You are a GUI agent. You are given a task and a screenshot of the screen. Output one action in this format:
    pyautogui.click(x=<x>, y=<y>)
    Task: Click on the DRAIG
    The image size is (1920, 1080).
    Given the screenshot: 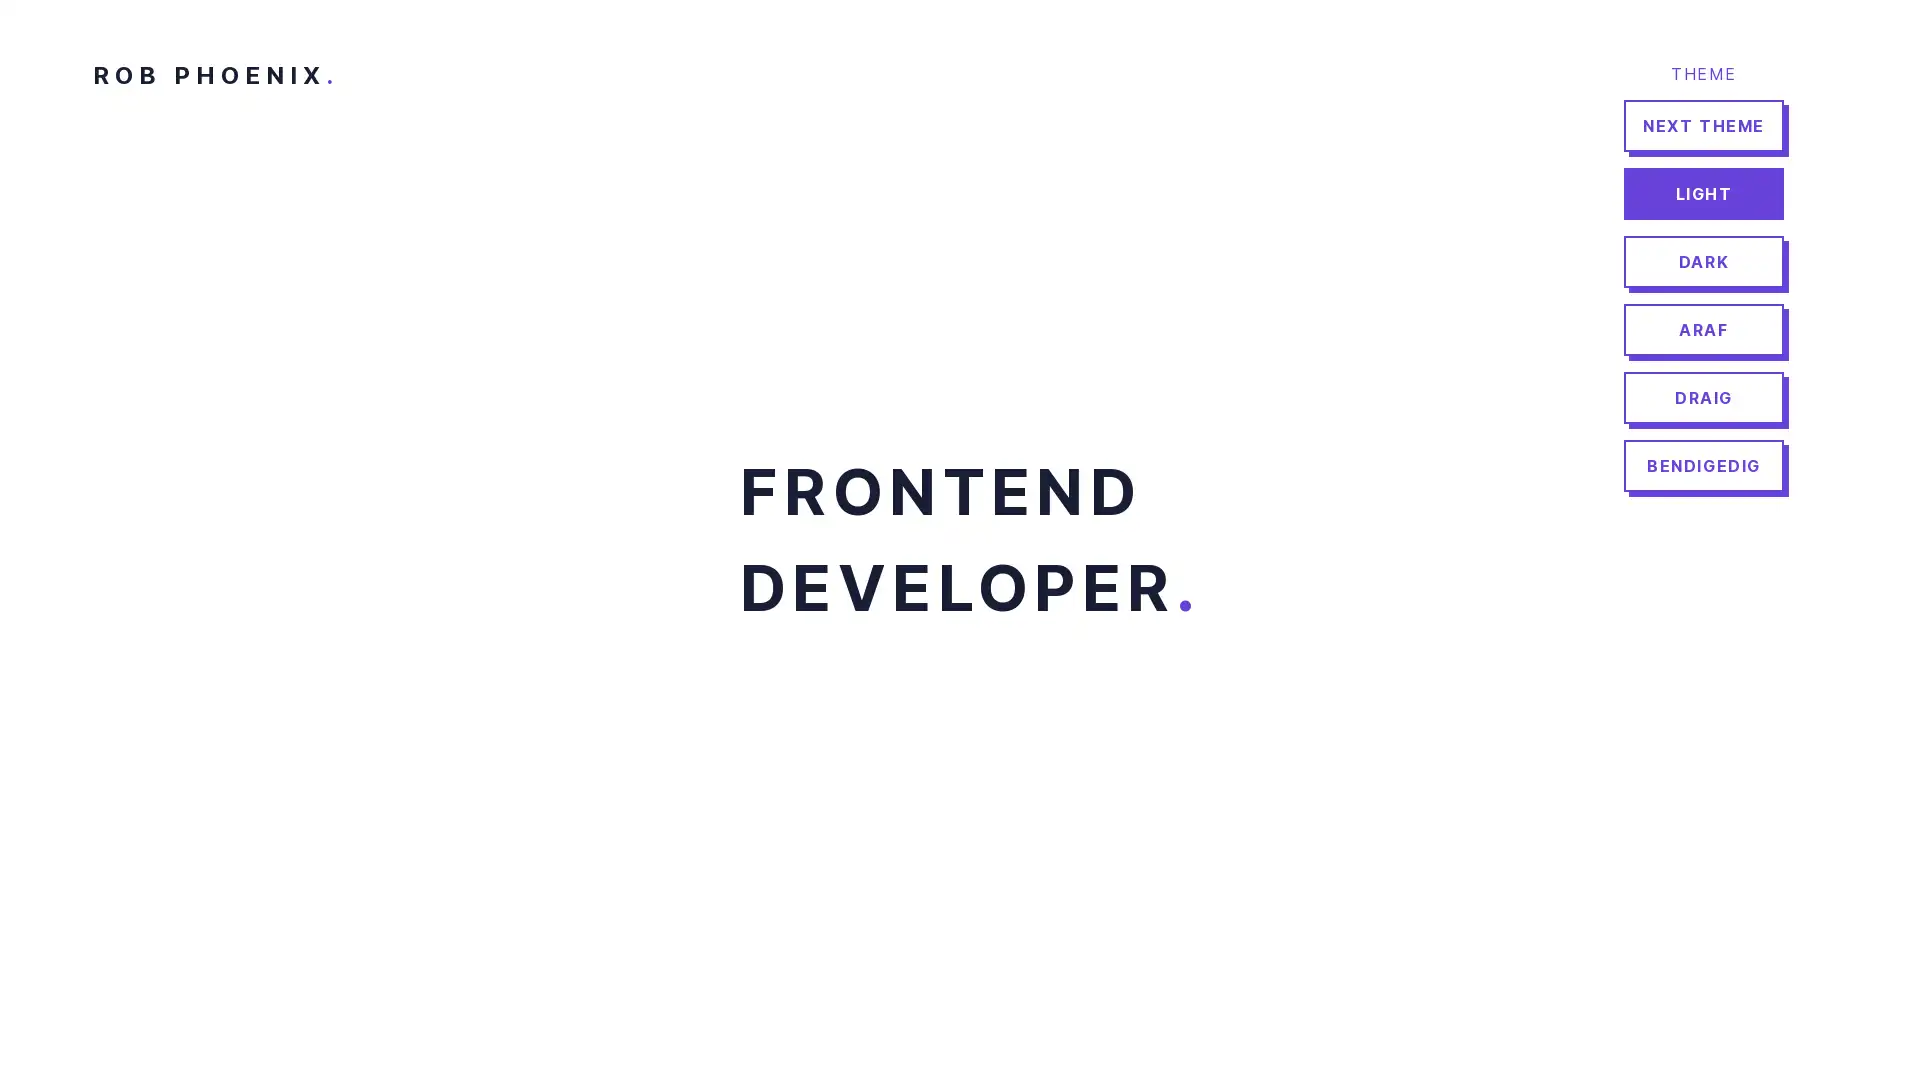 What is the action you would take?
    pyautogui.click(x=1703, y=397)
    